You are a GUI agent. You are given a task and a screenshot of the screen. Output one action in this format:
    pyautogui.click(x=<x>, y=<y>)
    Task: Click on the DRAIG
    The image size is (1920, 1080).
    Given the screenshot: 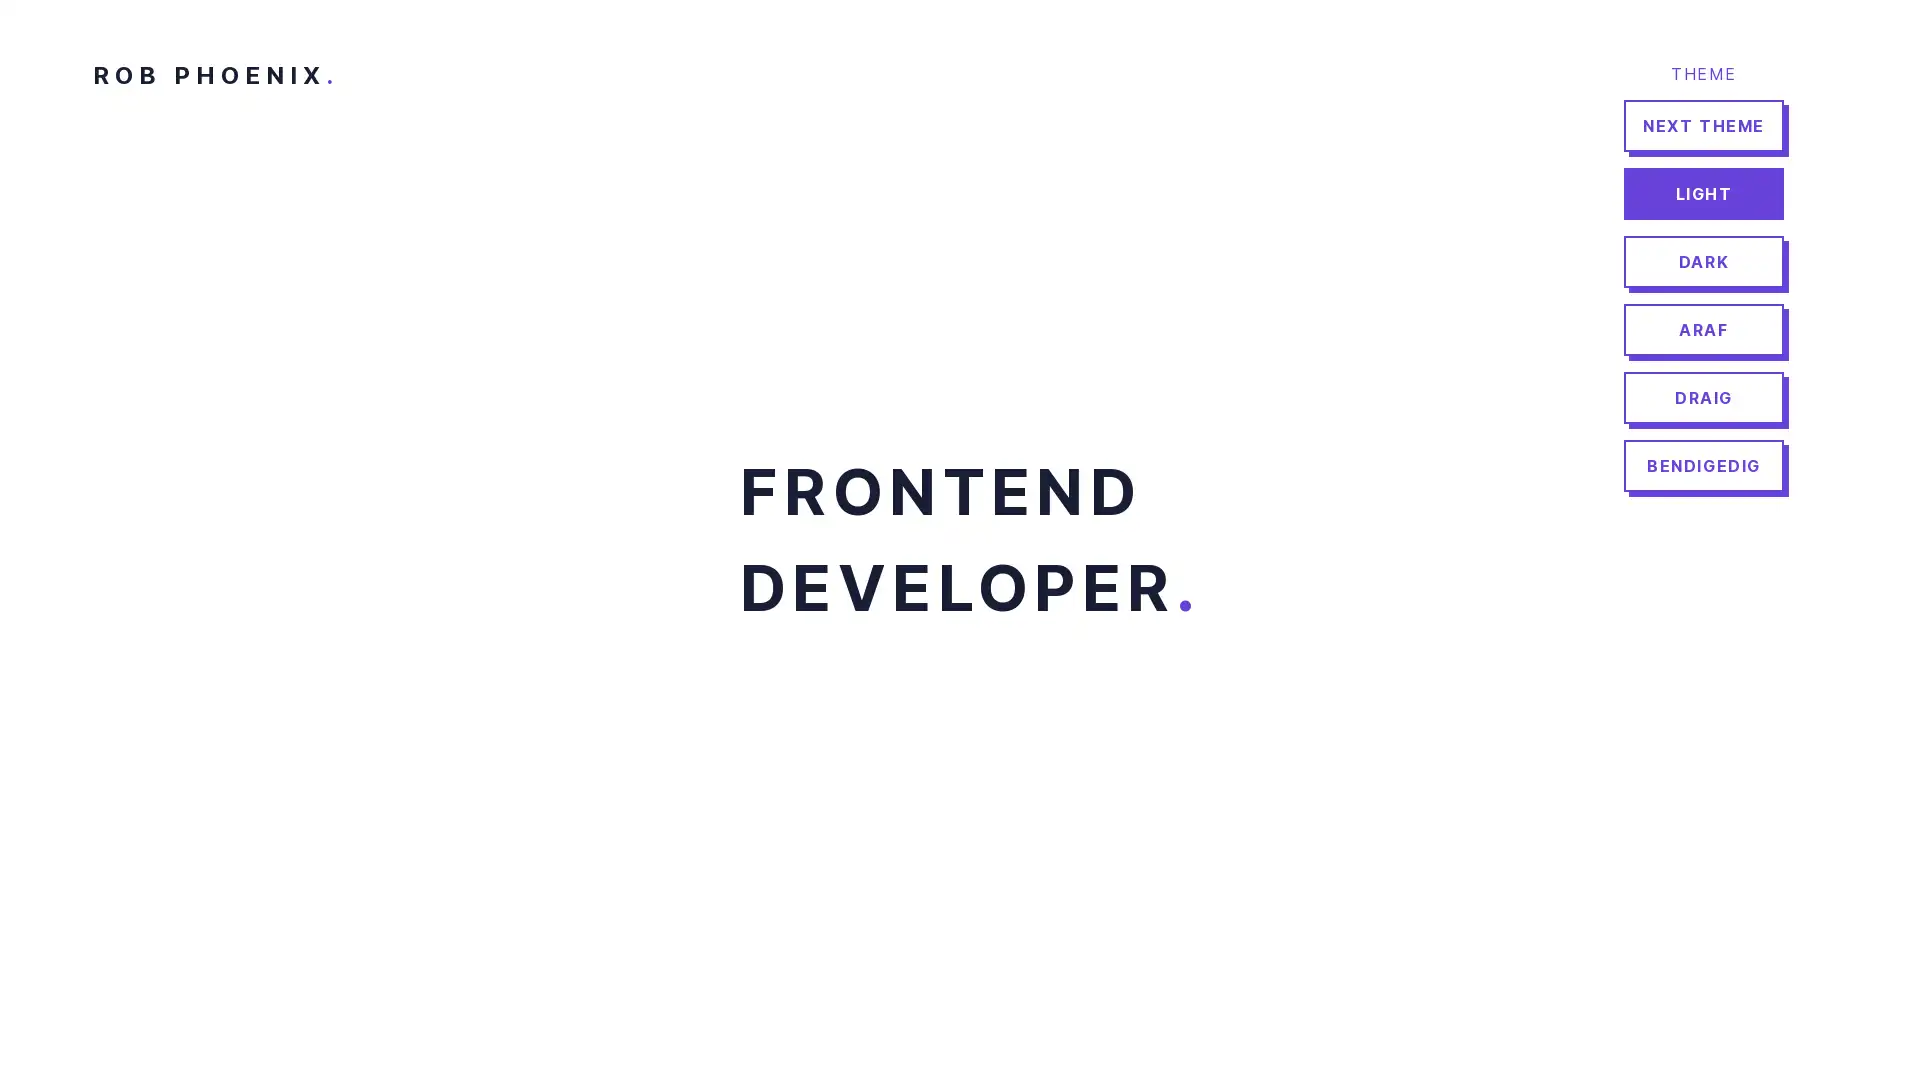 What is the action you would take?
    pyautogui.click(x=1703, y=397)
    